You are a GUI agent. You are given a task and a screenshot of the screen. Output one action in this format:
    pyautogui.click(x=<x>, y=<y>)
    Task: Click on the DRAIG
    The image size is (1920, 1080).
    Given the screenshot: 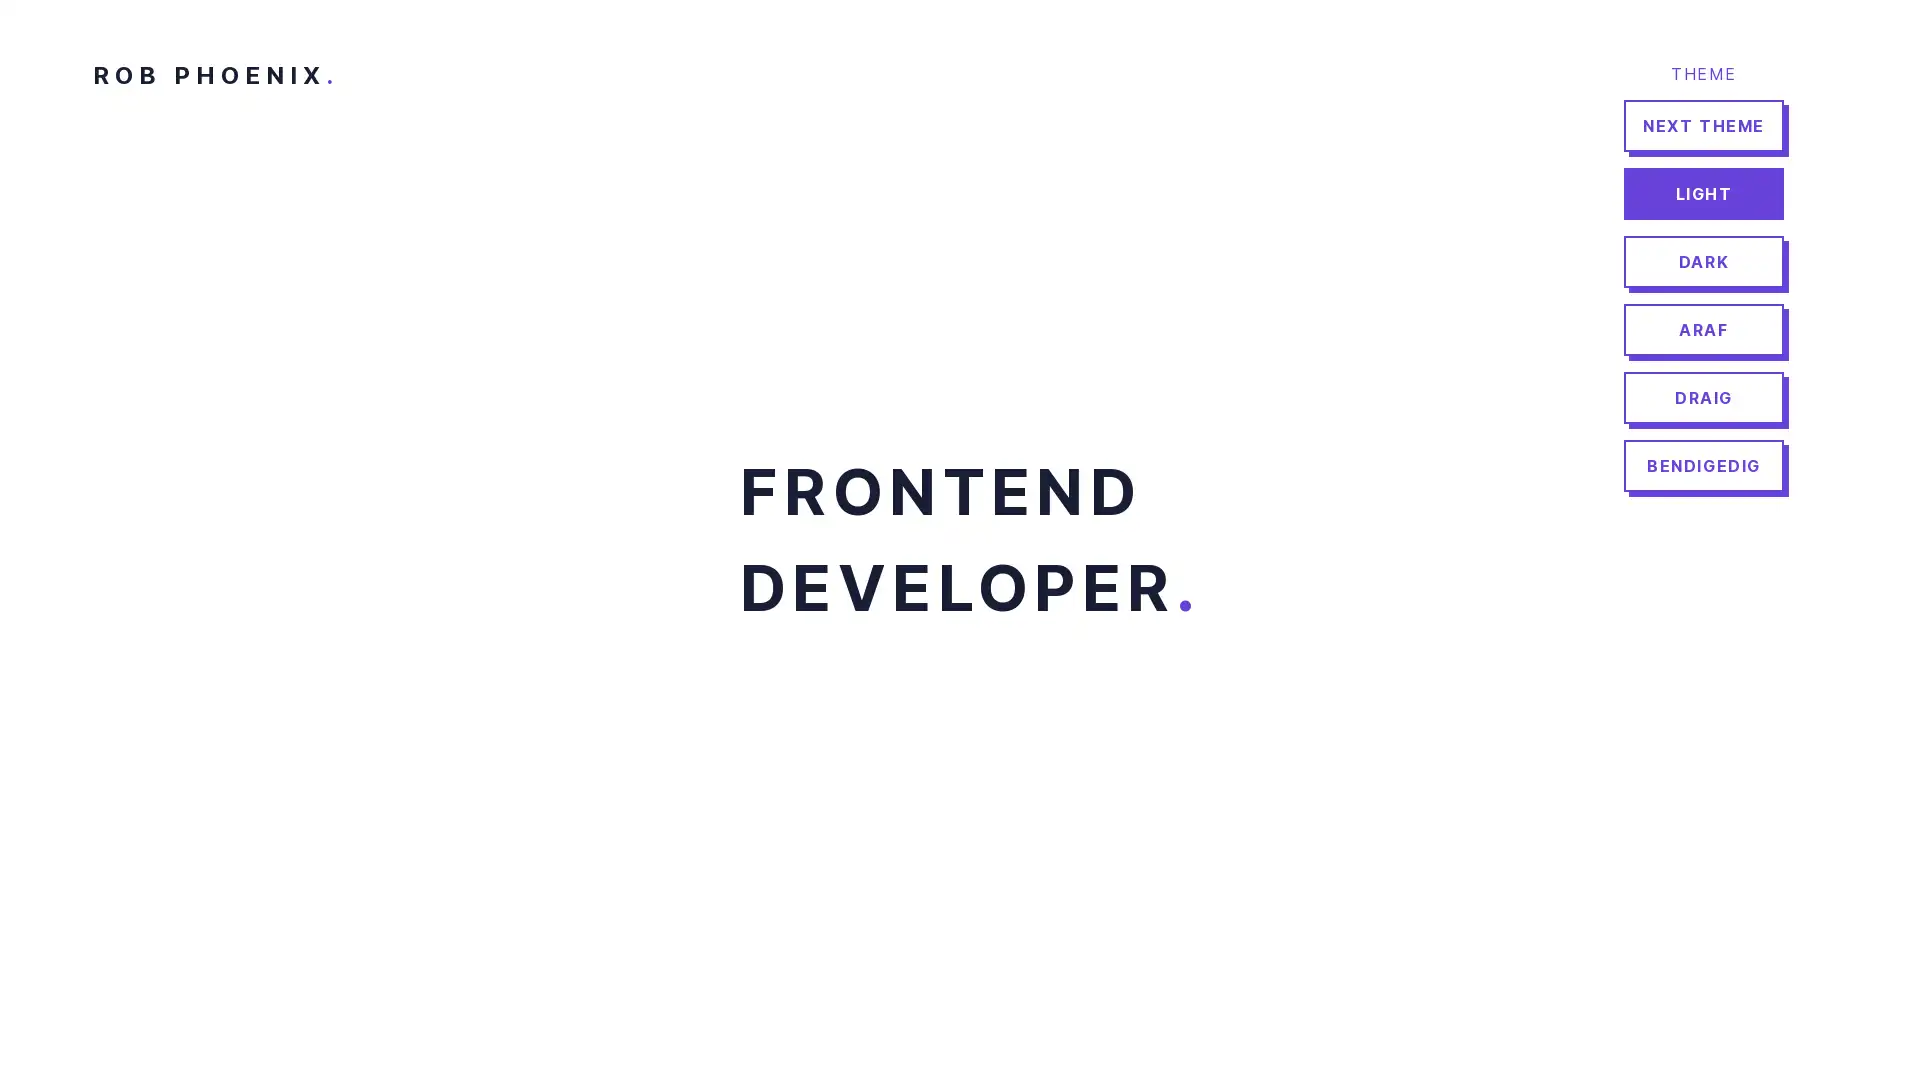 What is the action you would take?
    pyautogui.click(x=1703, y=397)
    